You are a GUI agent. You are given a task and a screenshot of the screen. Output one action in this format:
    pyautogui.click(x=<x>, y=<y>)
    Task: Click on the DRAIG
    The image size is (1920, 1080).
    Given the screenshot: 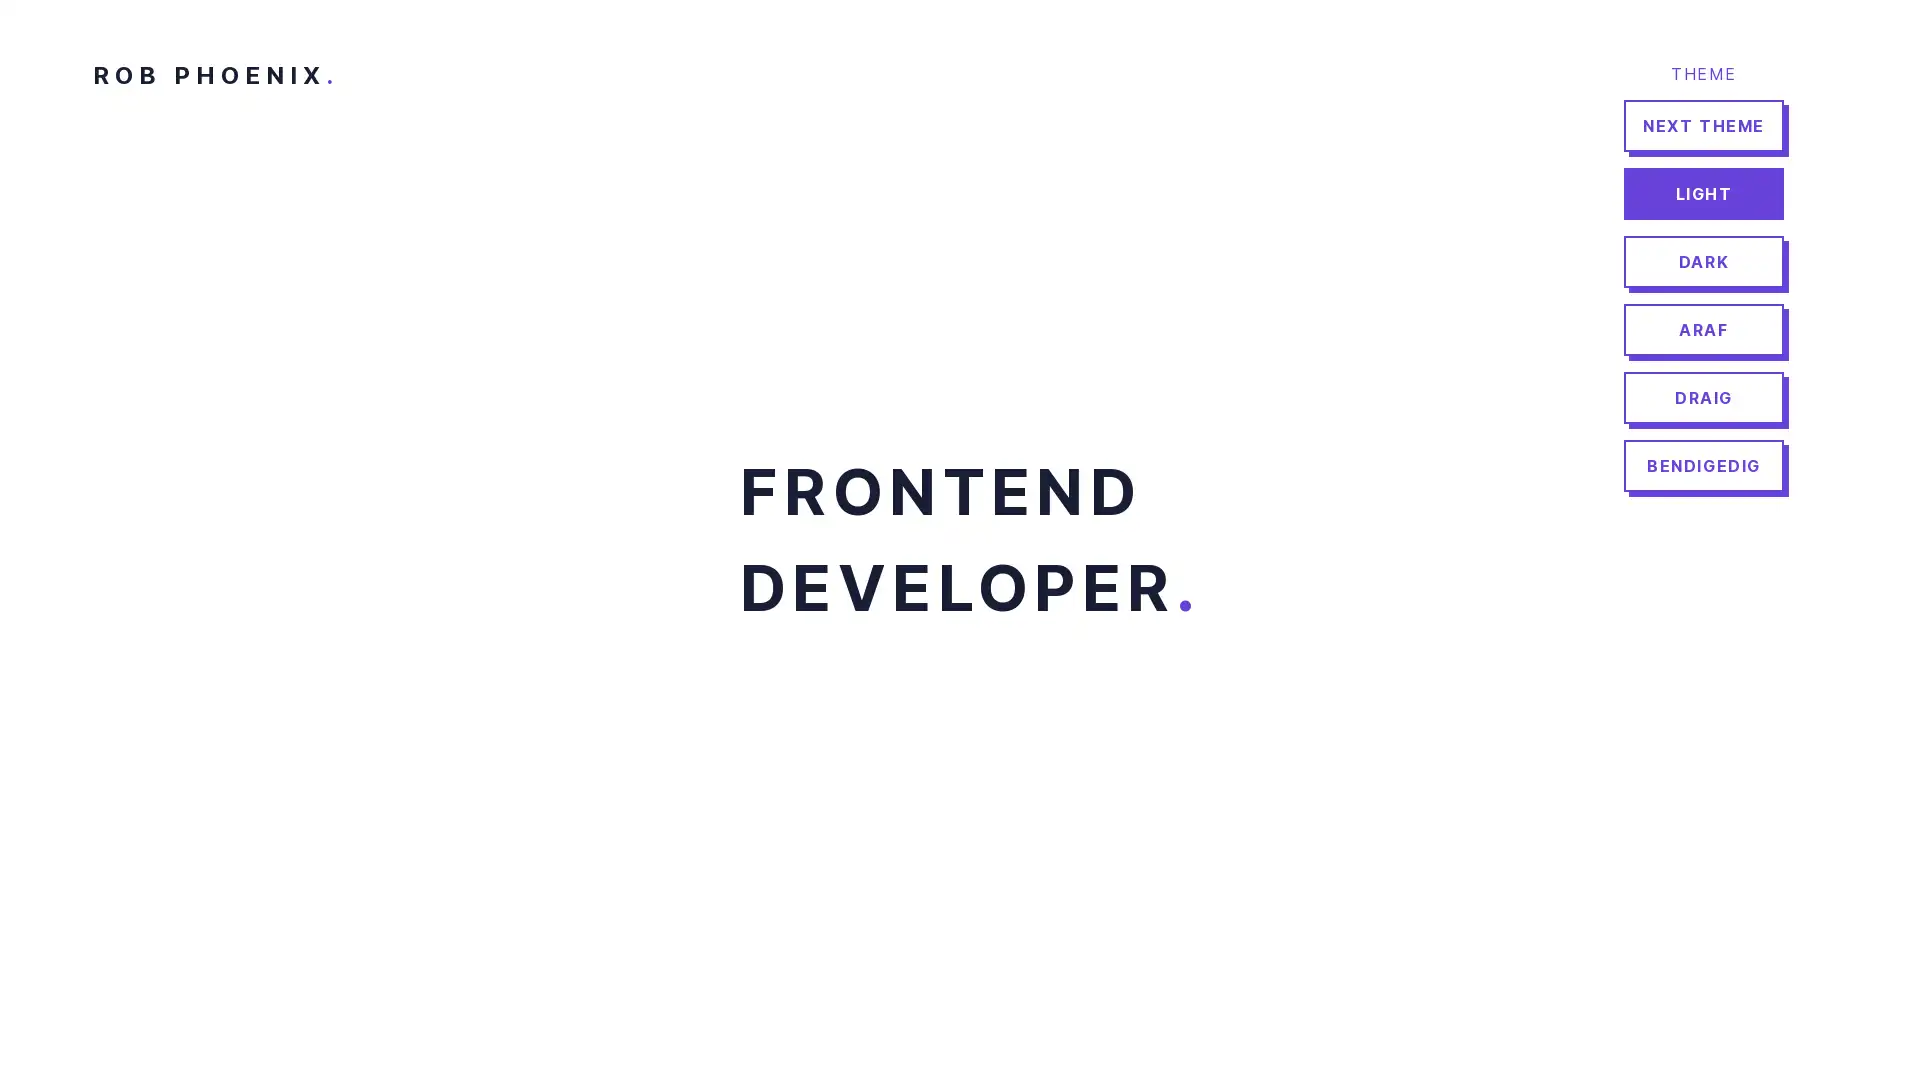 What is the action you would take?
    pyautogui.click(x=1703, y=397)
    